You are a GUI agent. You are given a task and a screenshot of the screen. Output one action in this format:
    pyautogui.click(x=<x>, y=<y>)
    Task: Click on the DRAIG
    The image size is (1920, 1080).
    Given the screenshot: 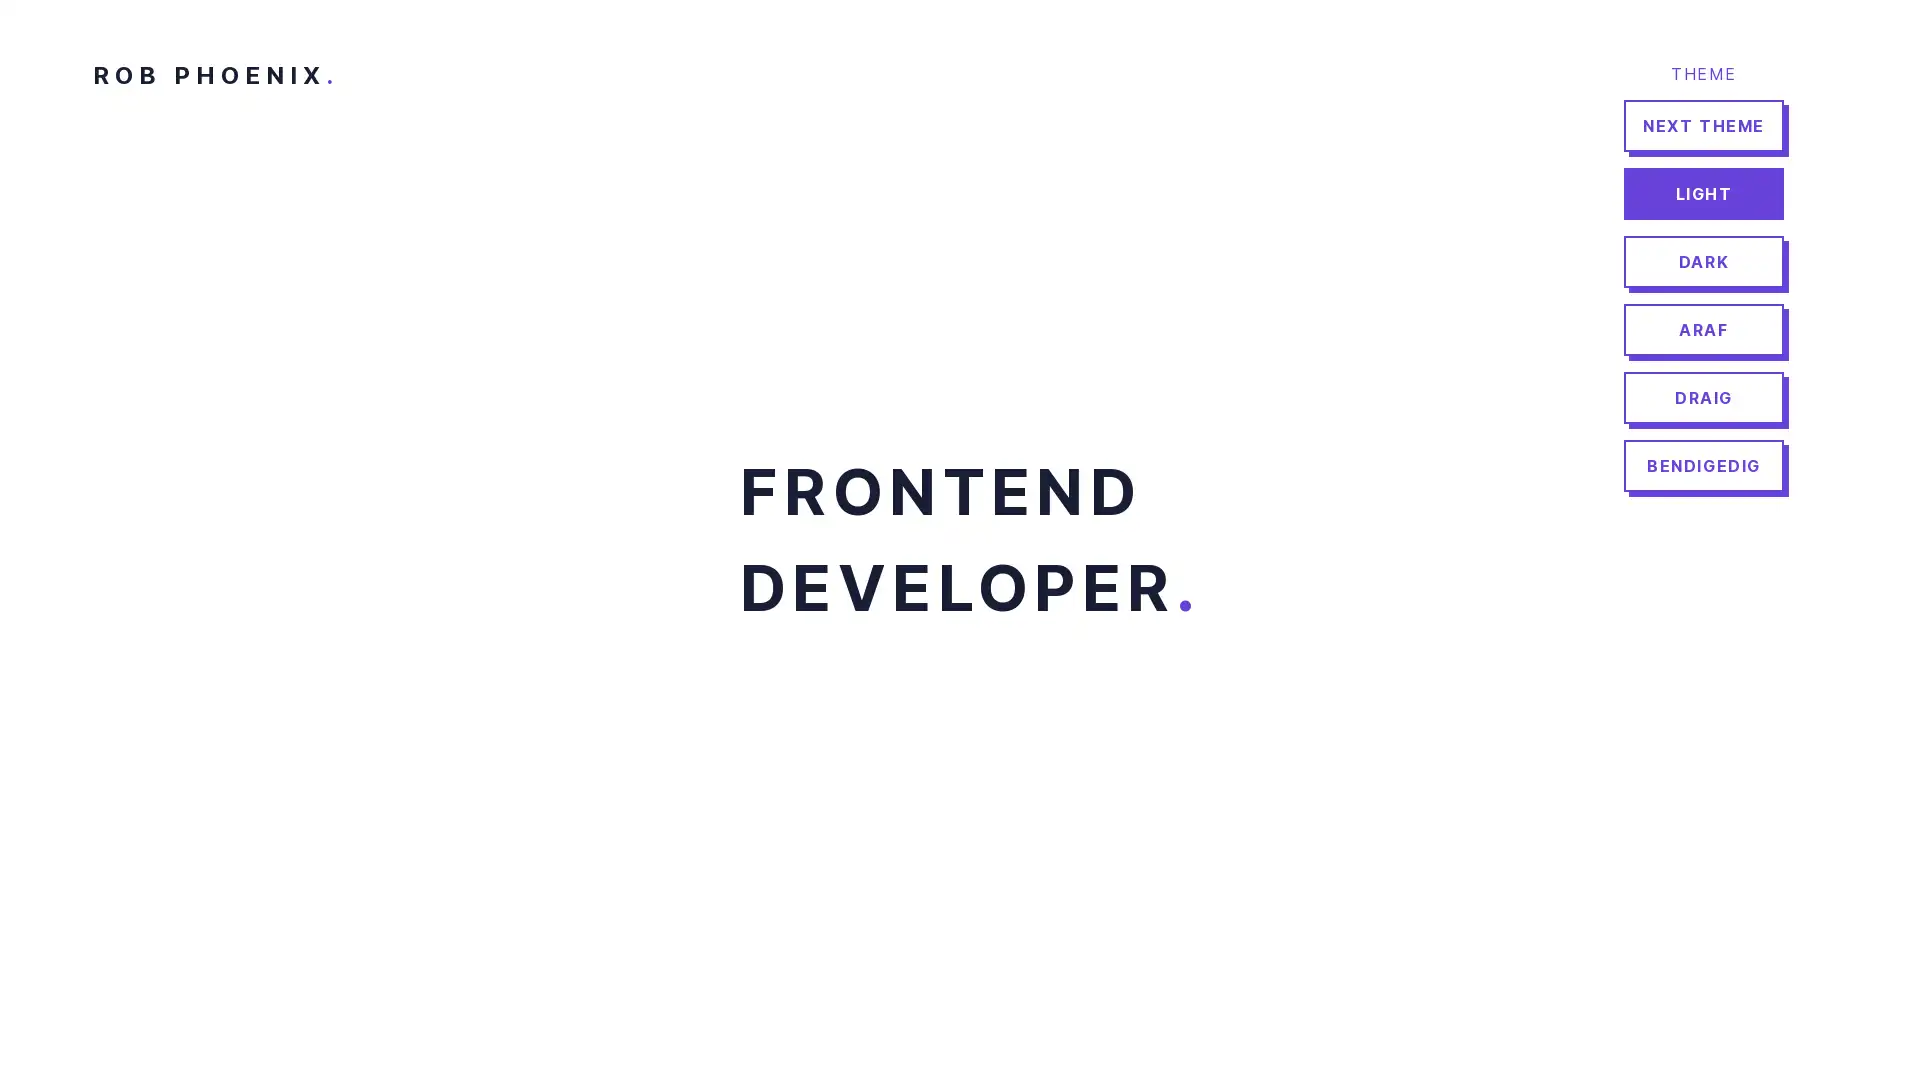 What is the action you would take?
    pyautogui.click(x=1703, y=397)
    